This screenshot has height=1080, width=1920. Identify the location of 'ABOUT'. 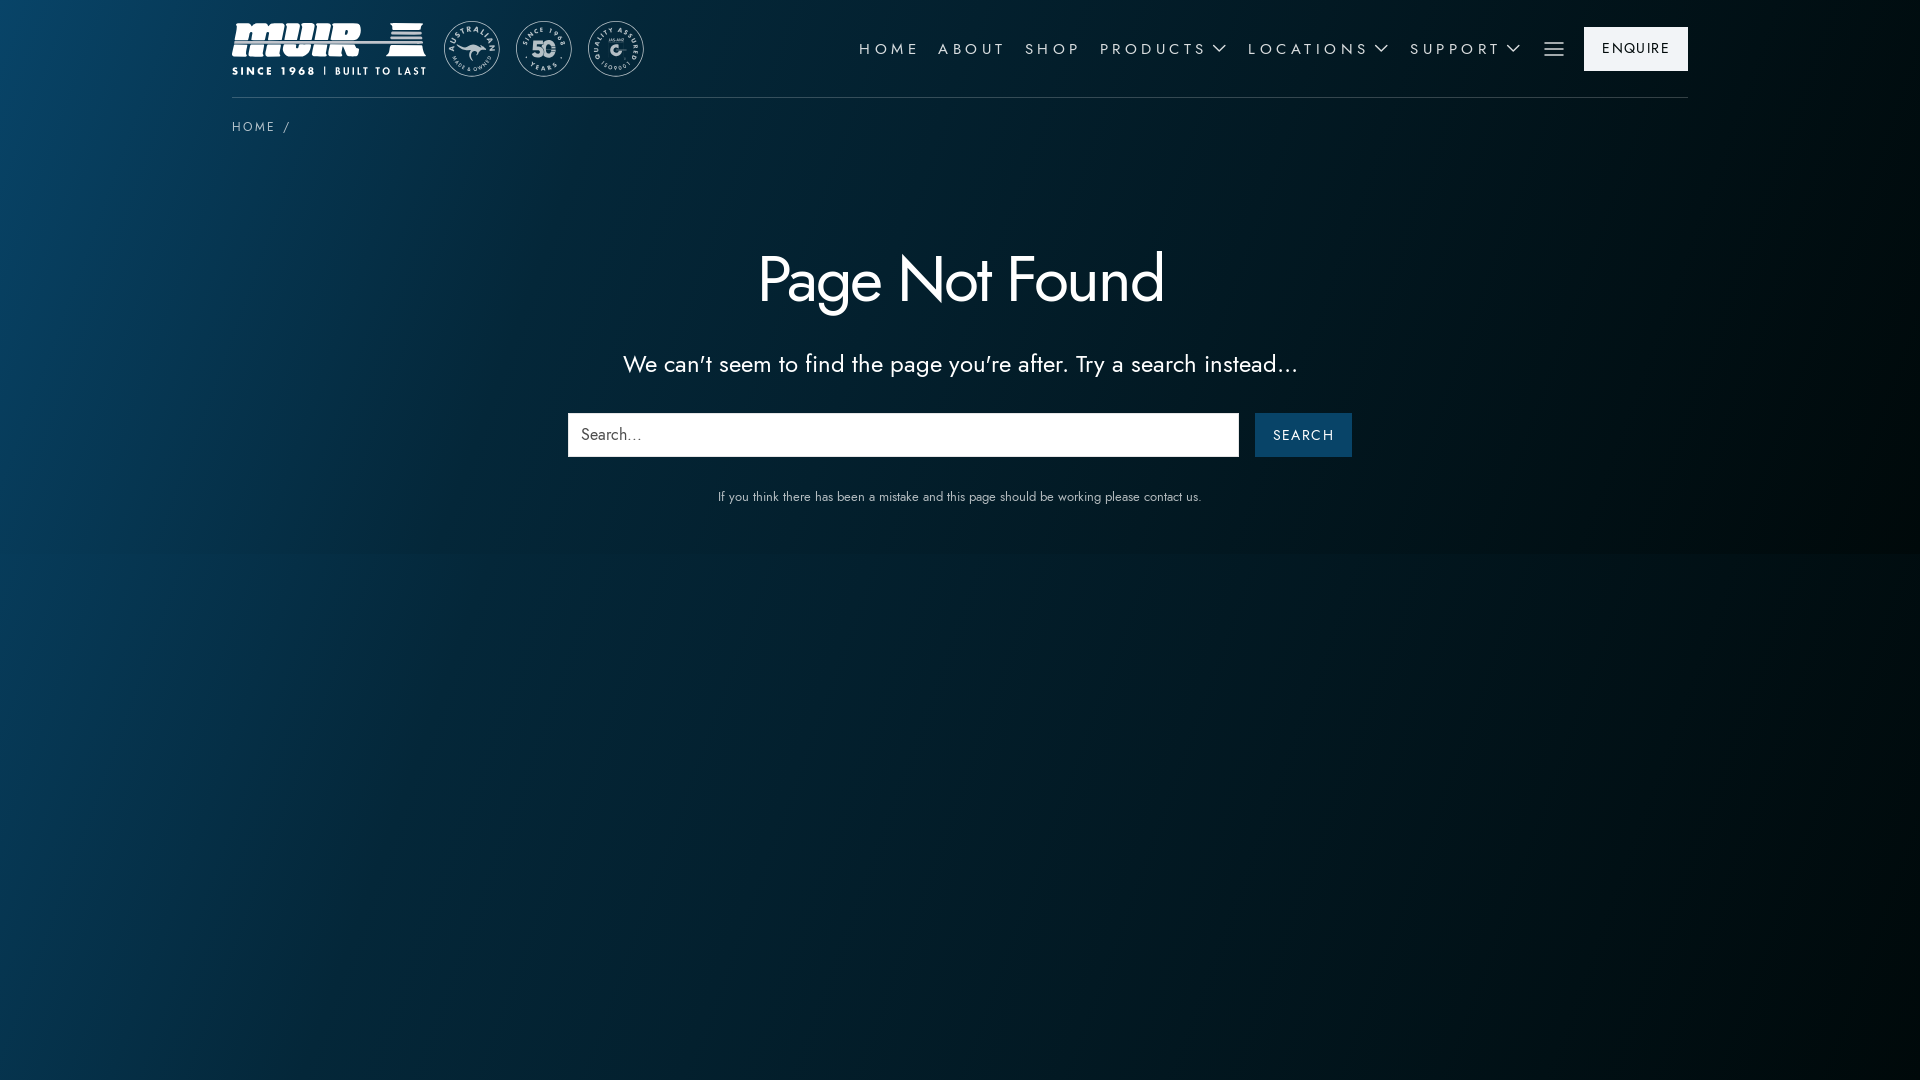
(972, 48).